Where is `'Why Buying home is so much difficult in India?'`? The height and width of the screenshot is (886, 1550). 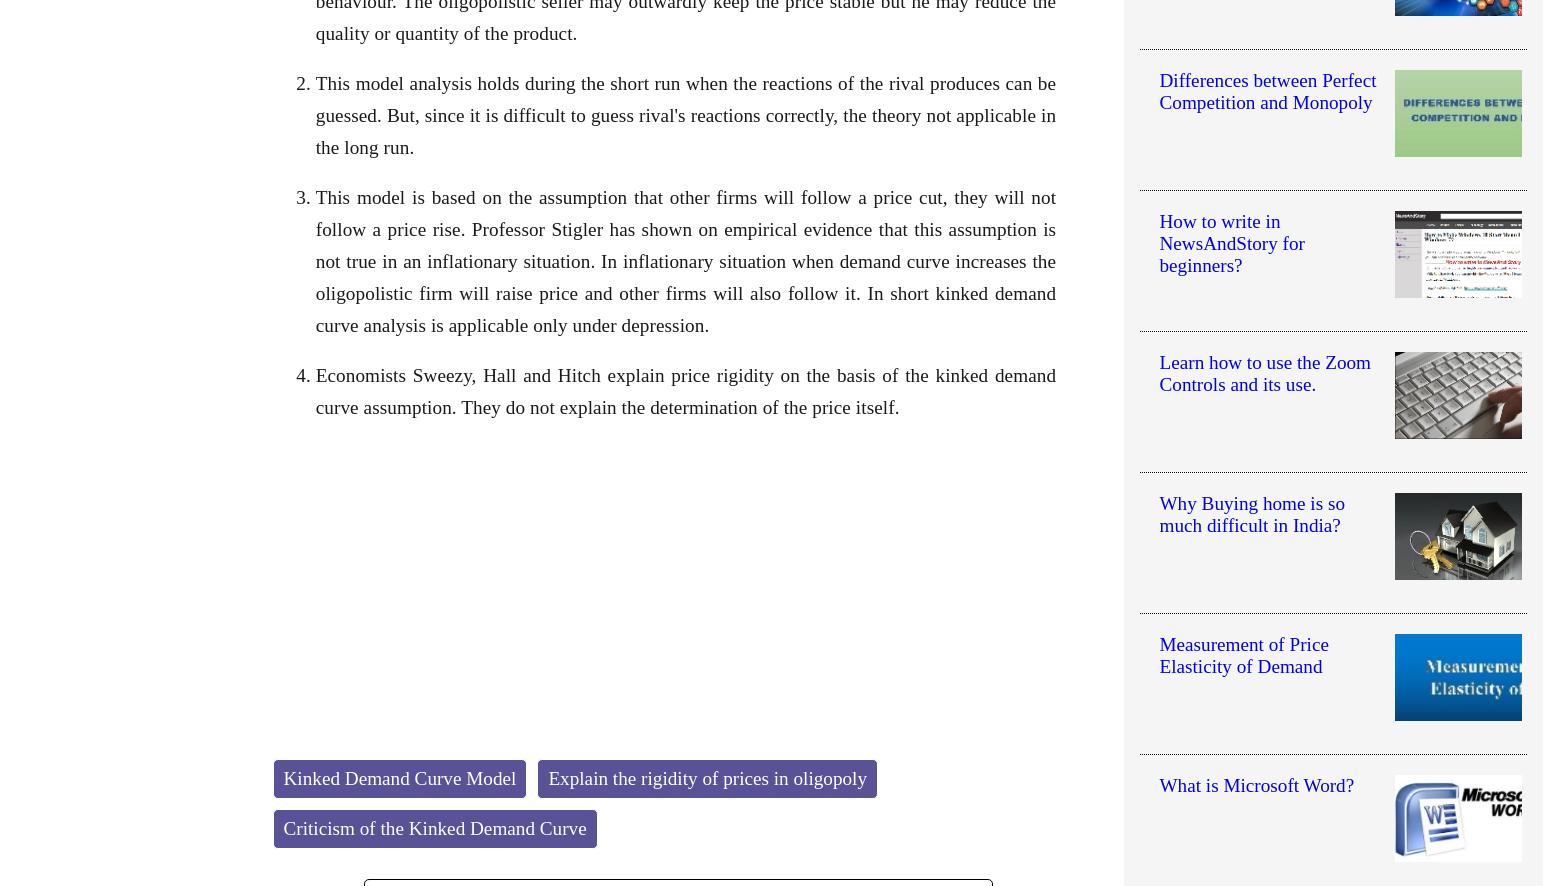 'Why Buying home is so much difficult in India?' is located at coordinates (1250, 513).